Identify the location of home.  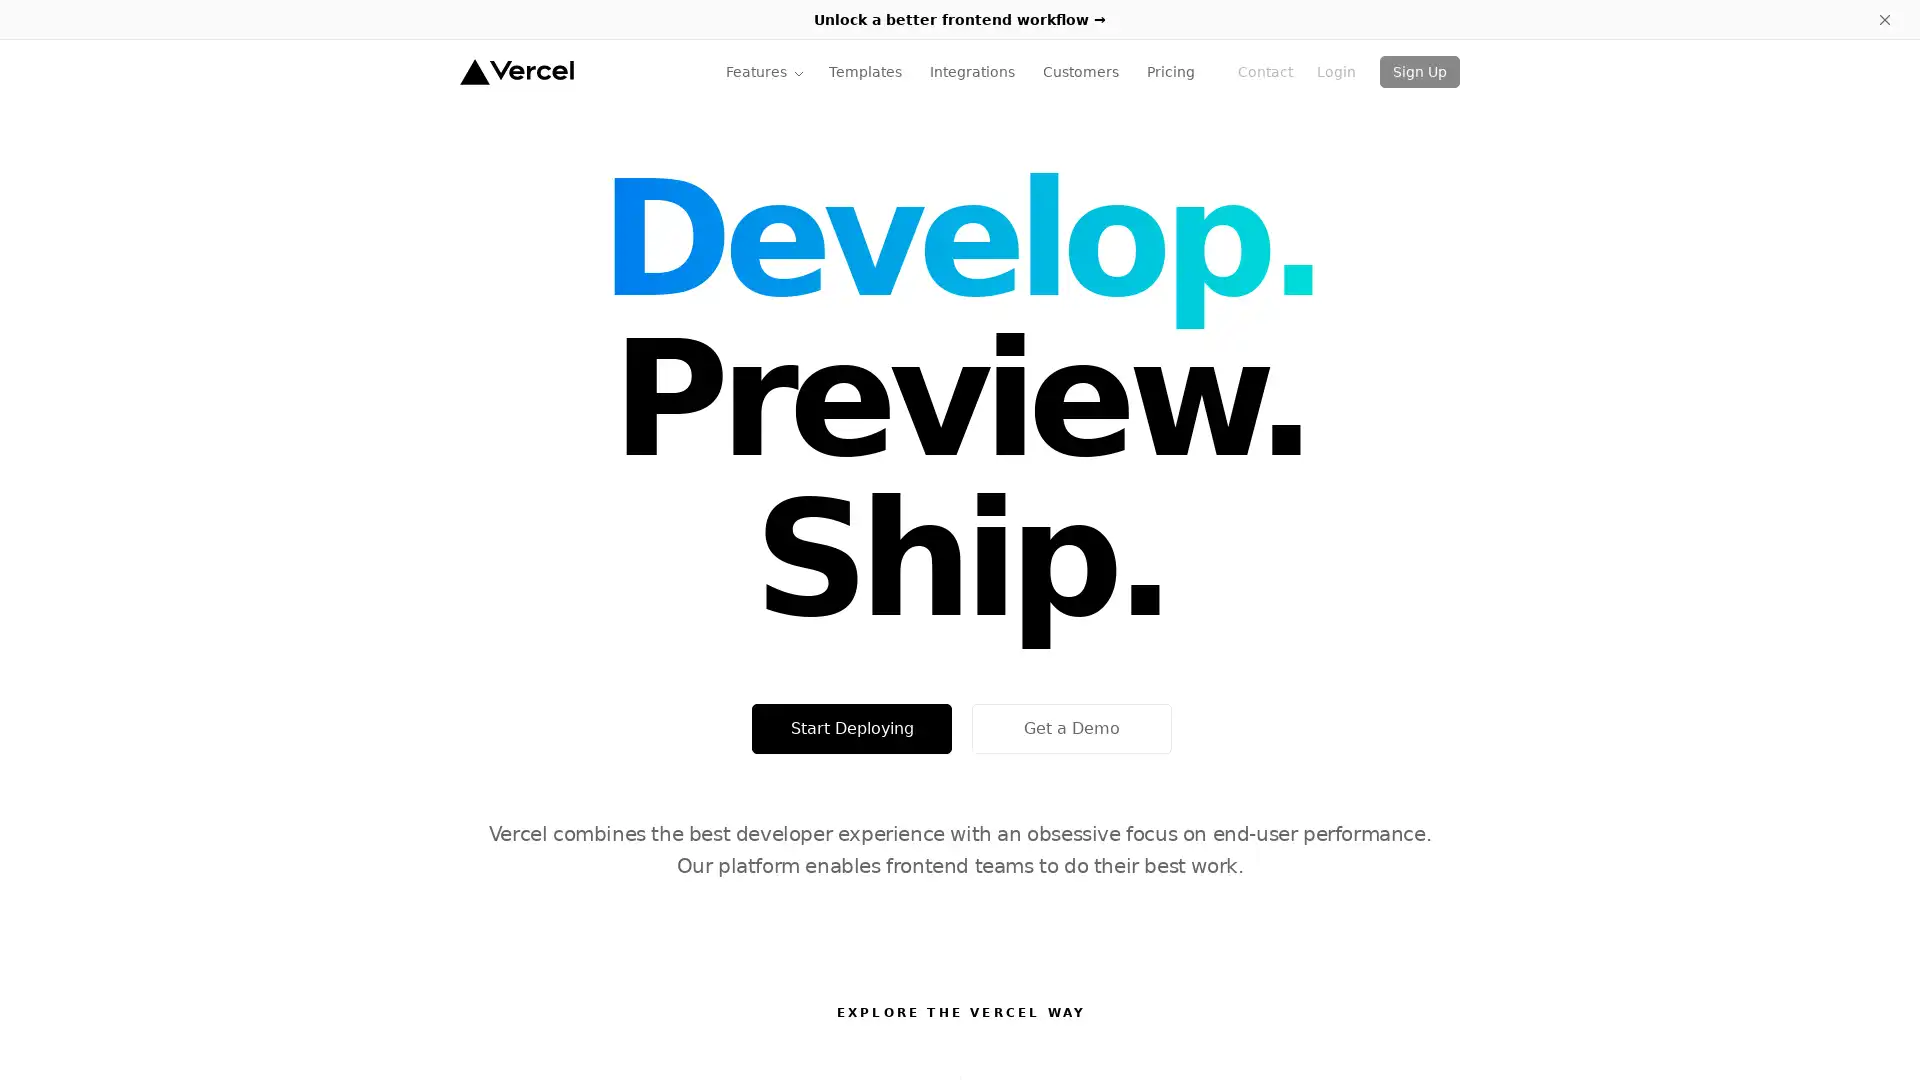
(516, 71).